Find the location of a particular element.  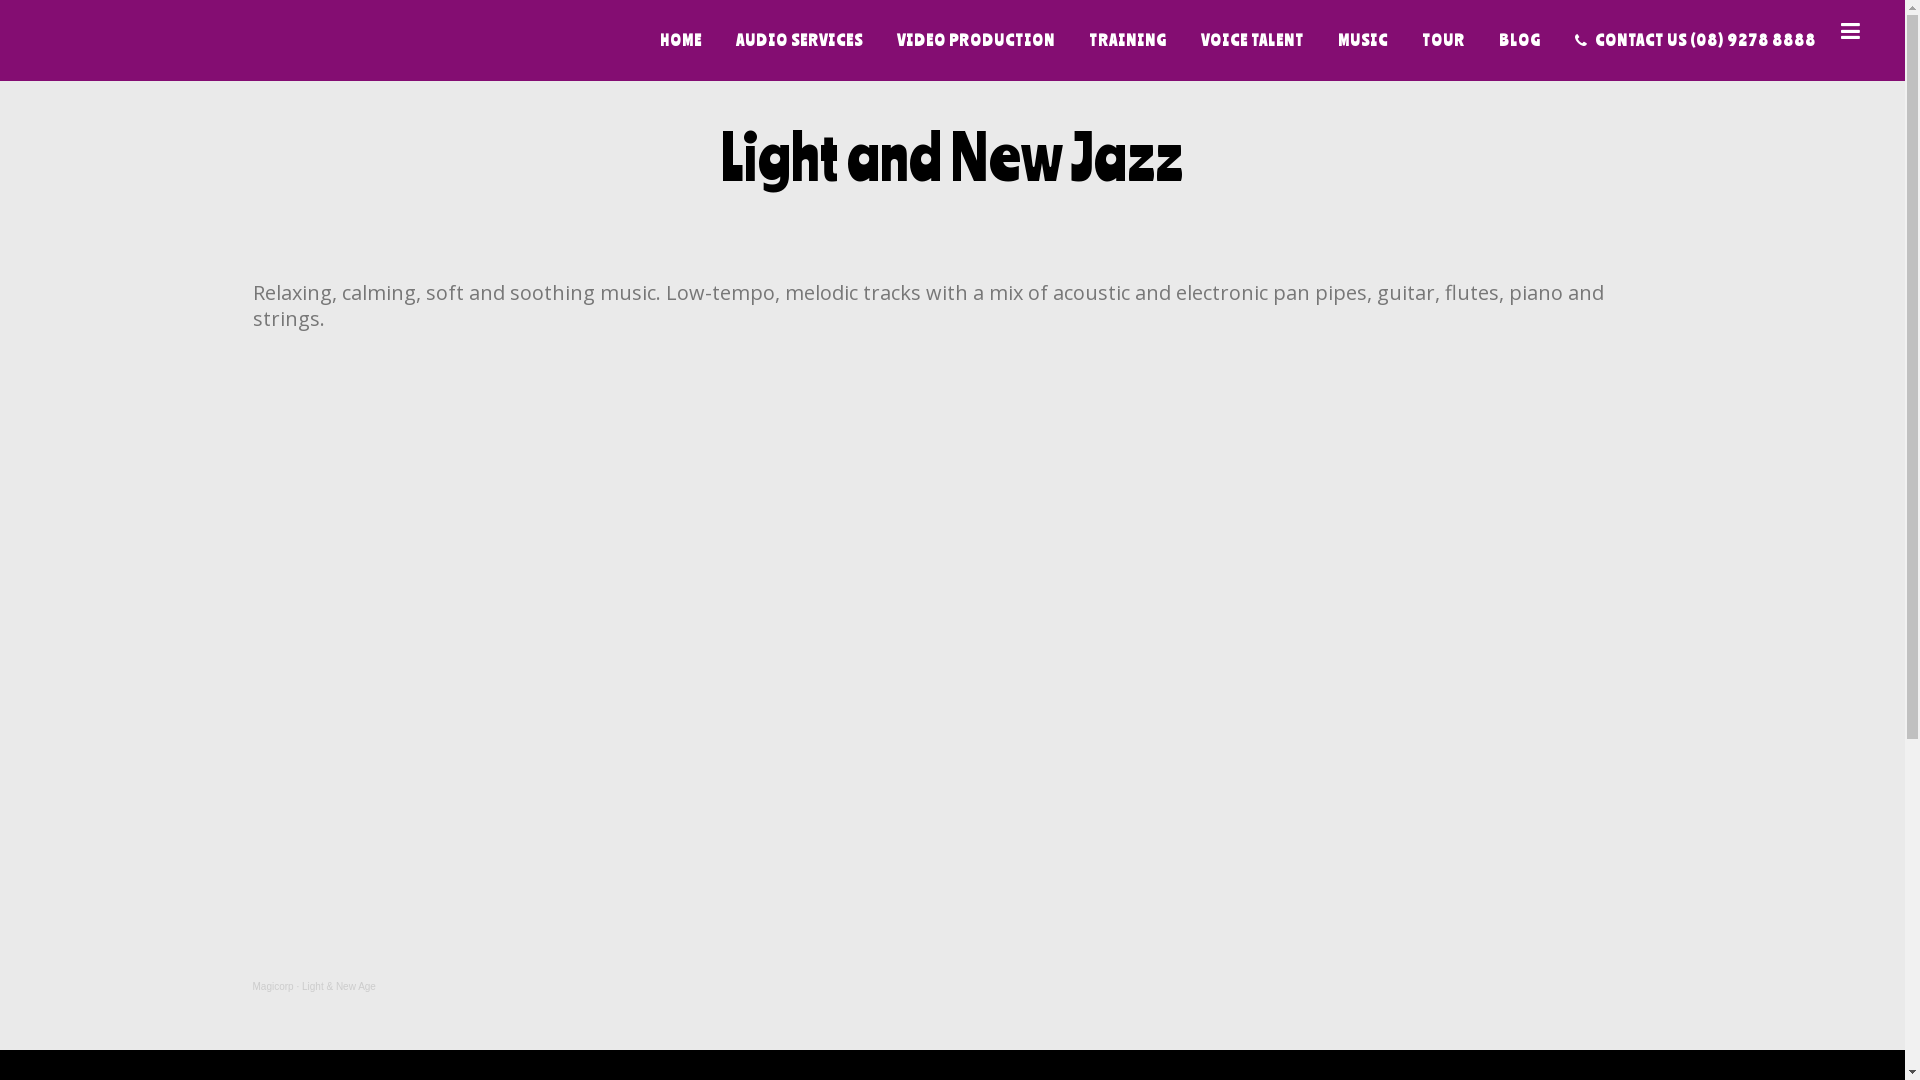

'Light & New Age' is located at coordinates (301, 985).